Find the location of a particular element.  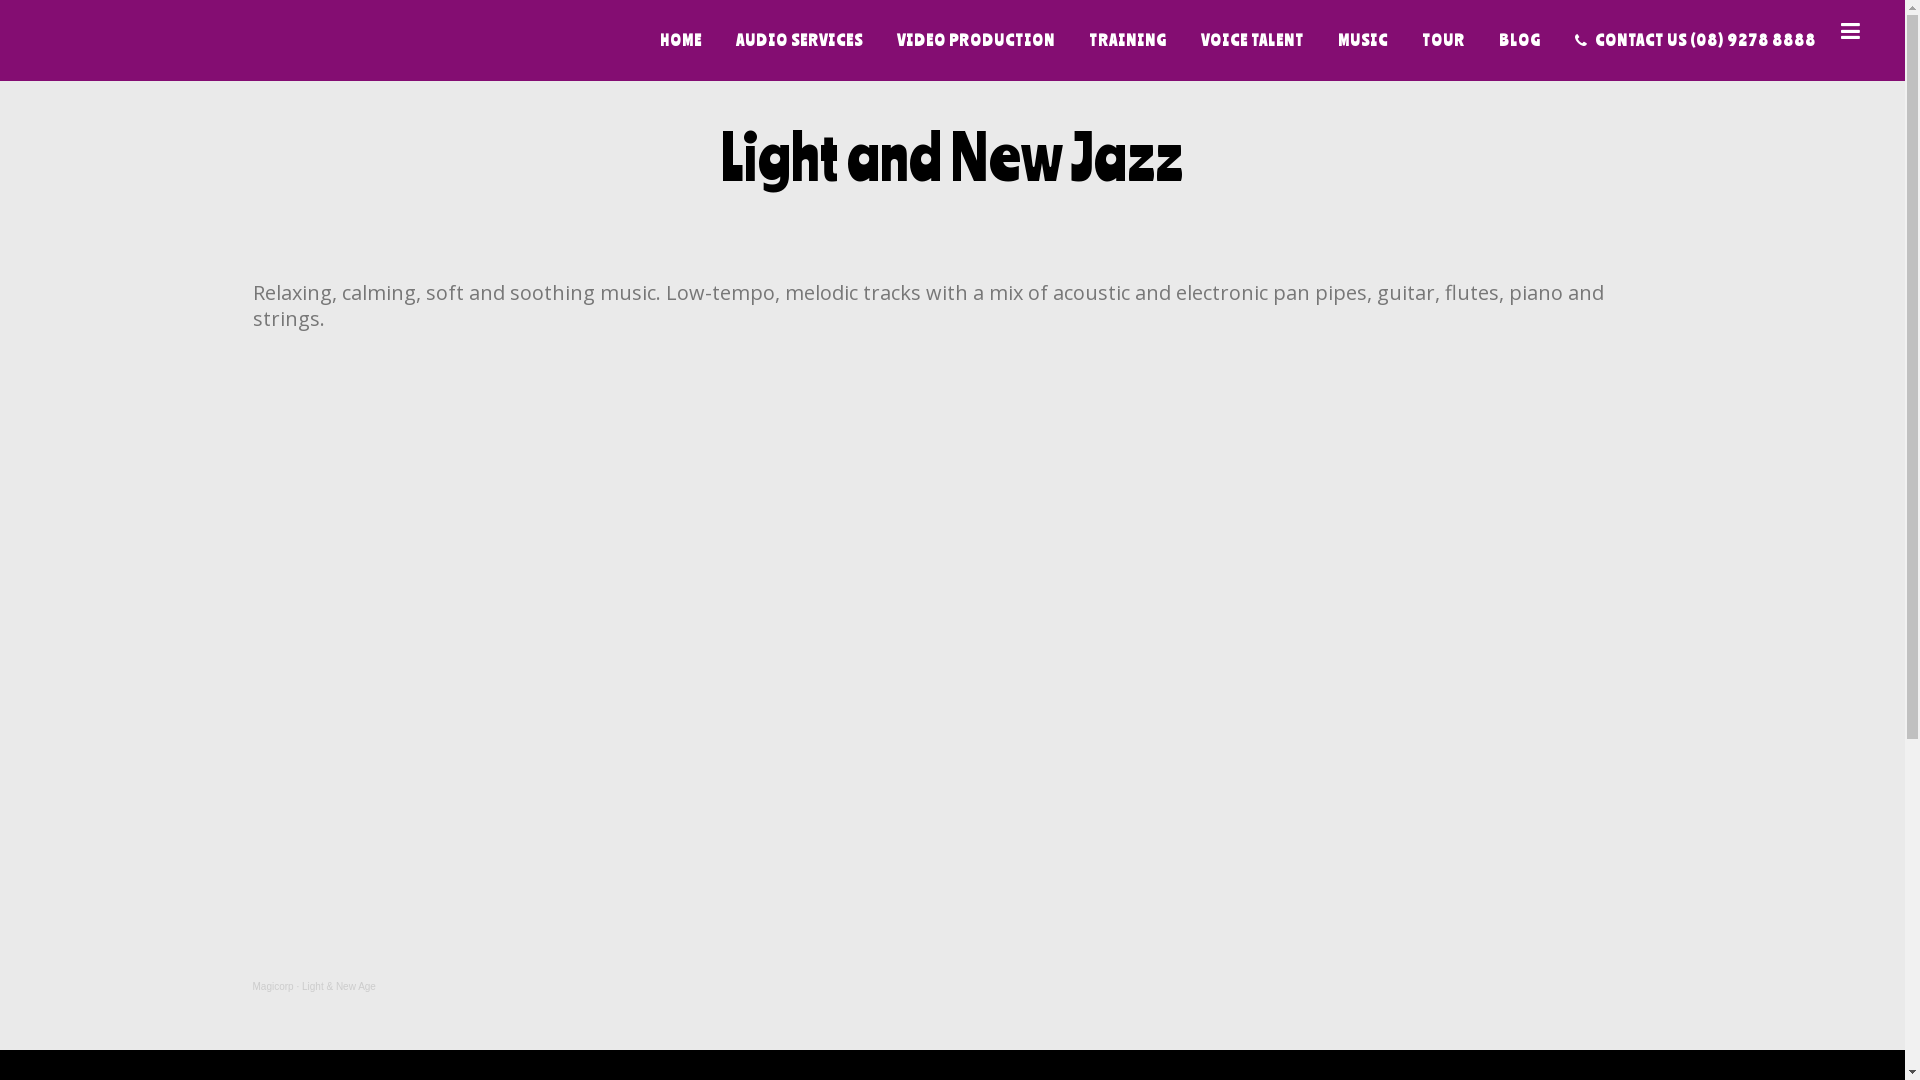

'Light & New Age' is located at coordinates (301, 985).